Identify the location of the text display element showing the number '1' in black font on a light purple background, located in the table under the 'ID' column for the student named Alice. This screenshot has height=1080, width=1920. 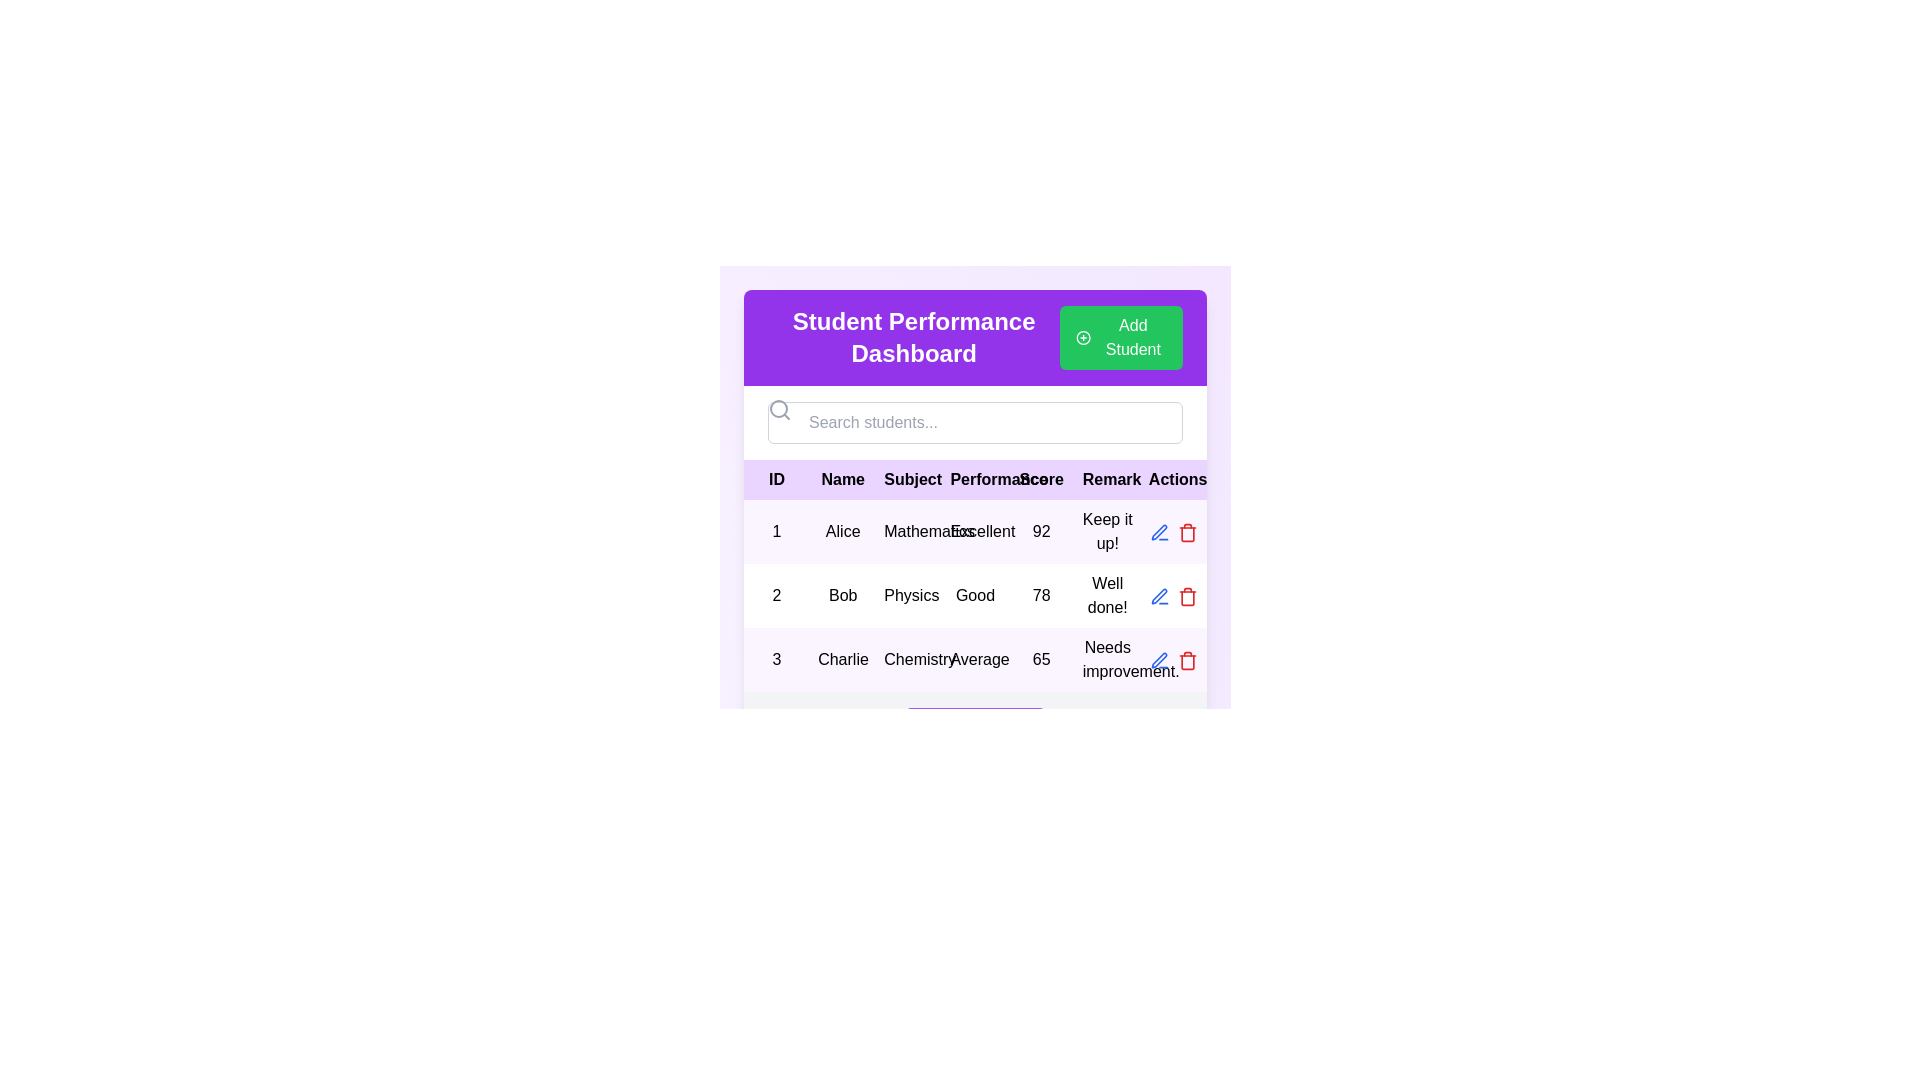
(776, 531).